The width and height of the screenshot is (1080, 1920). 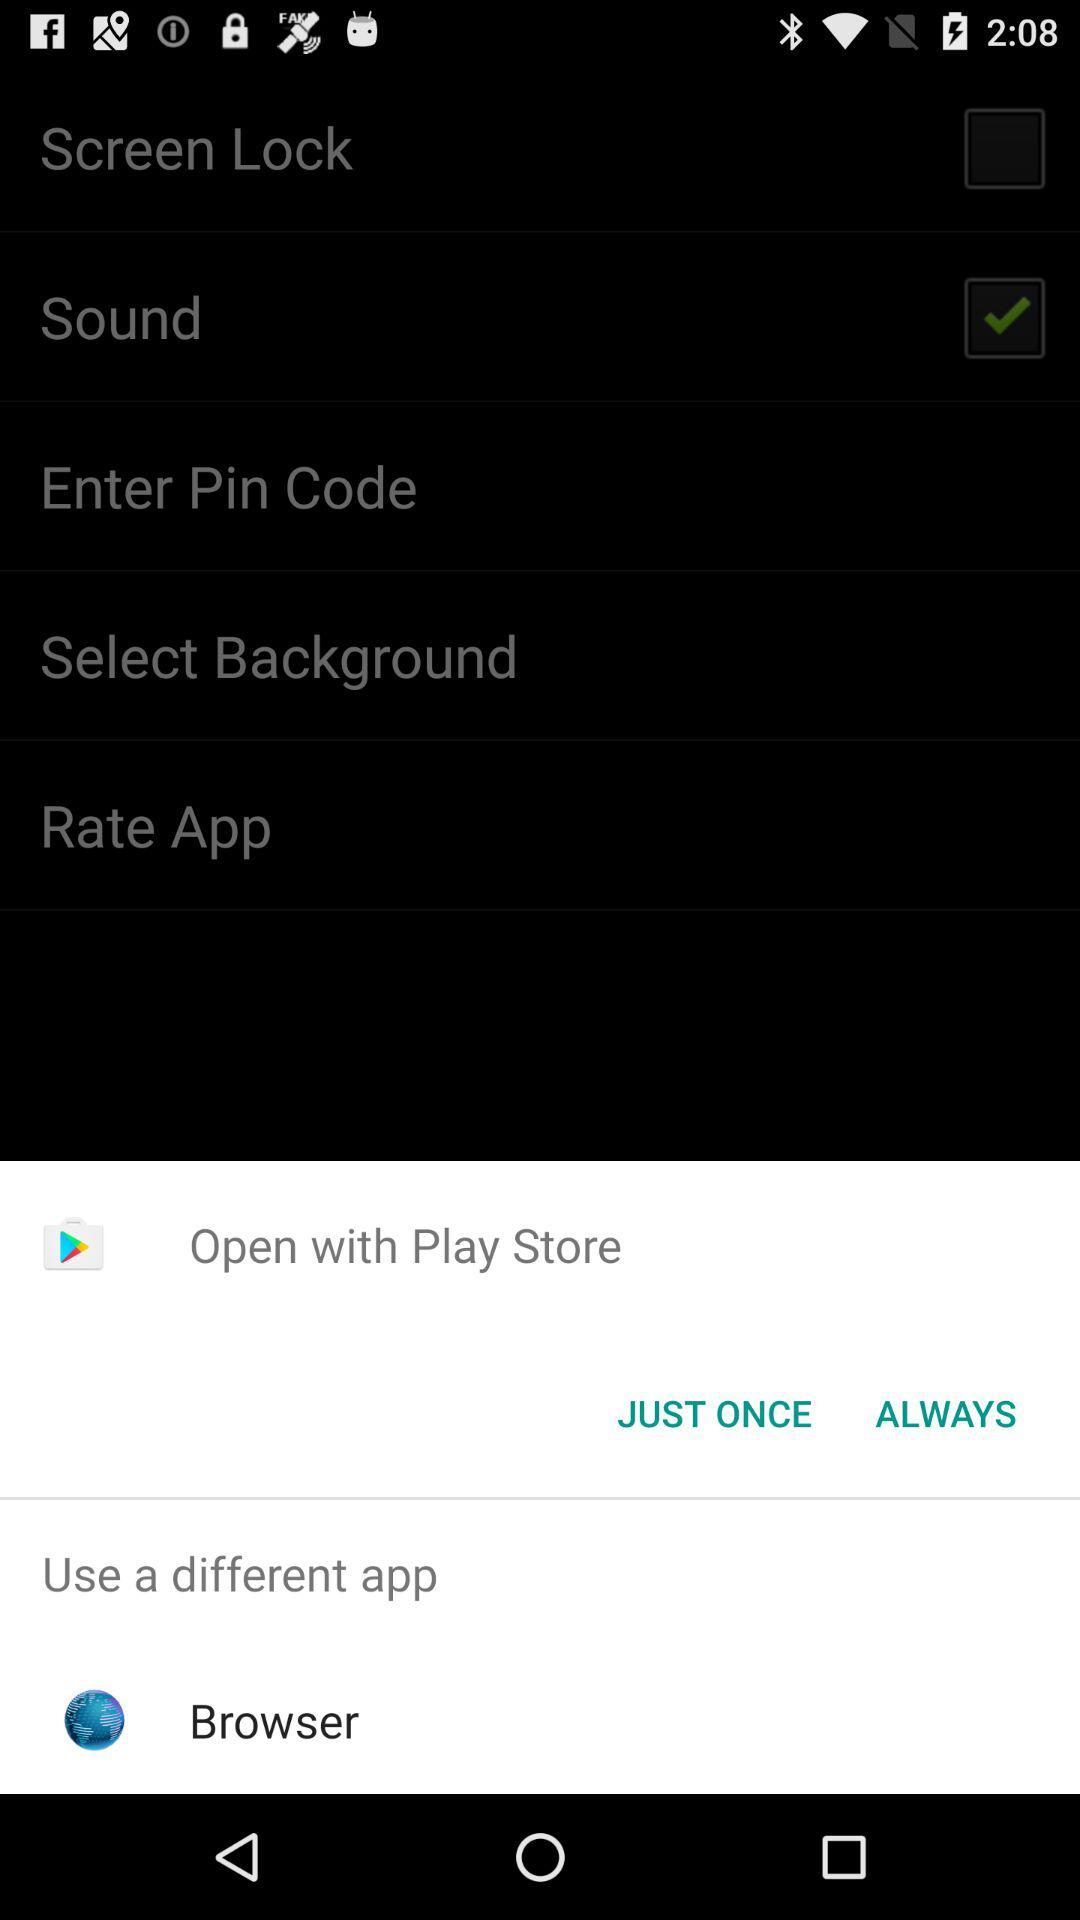 What do you see at coordinates (274, 1719) in the screenshot?
I see `the browser app` at bounding box center [274, 1719].